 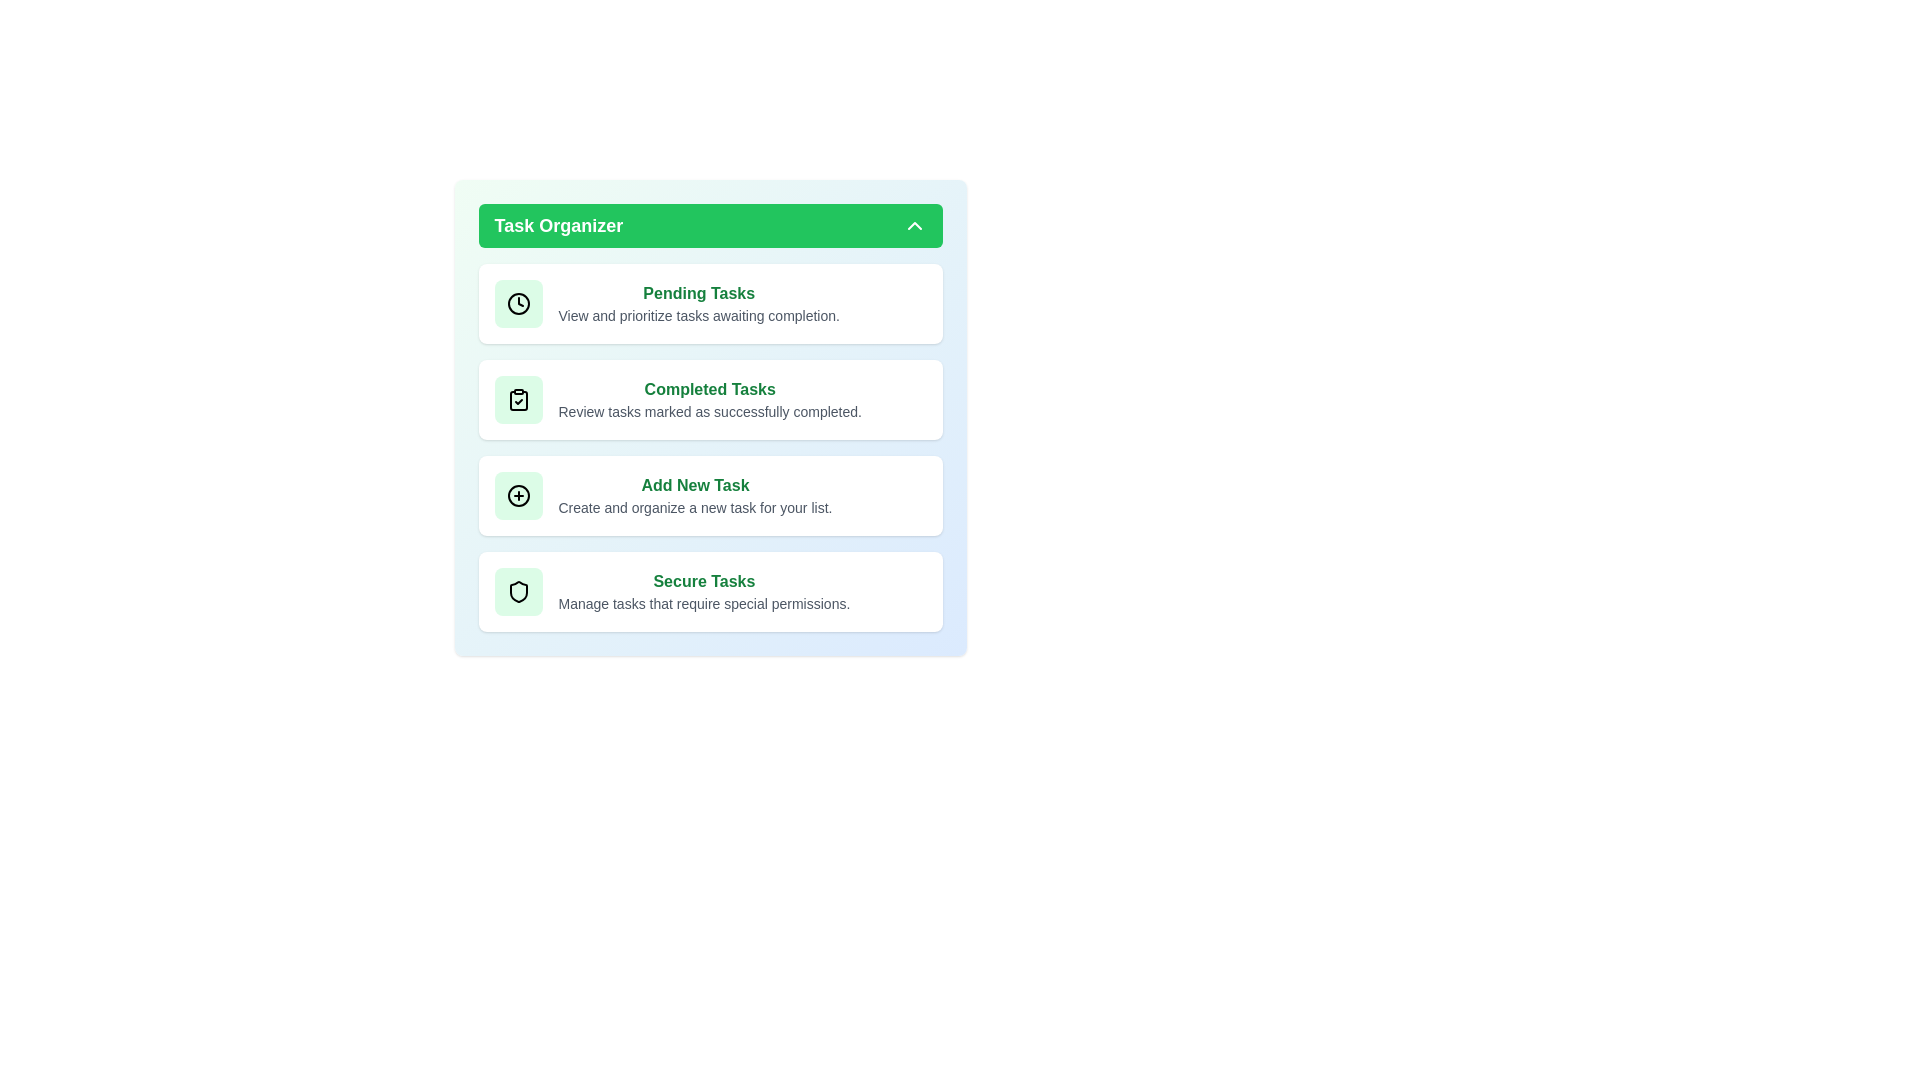 What do you see at coordinates (710, 304) in the screenshot?
I see `the 'Pending Tasks' card to view its details` at bounding box center [710, 304].